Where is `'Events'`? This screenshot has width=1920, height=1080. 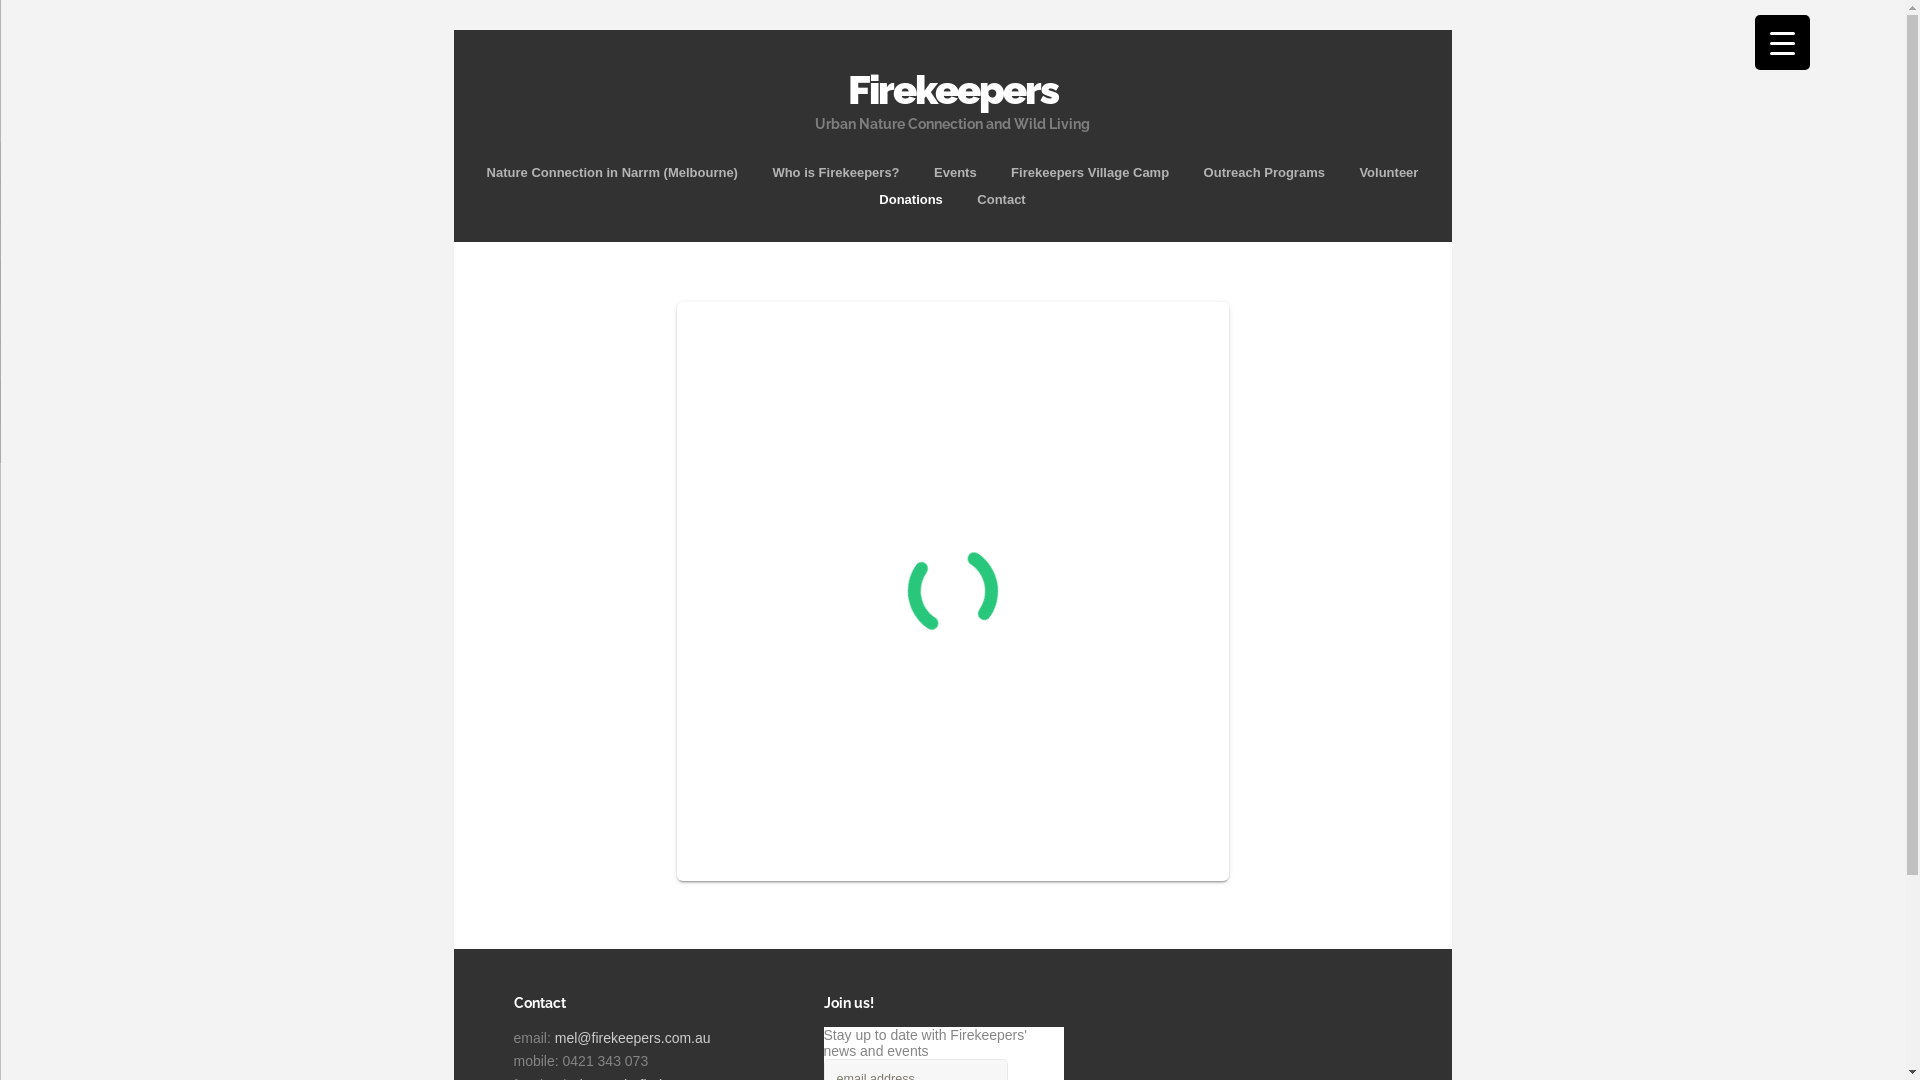
'Events' is located at coordinates (954, 171).